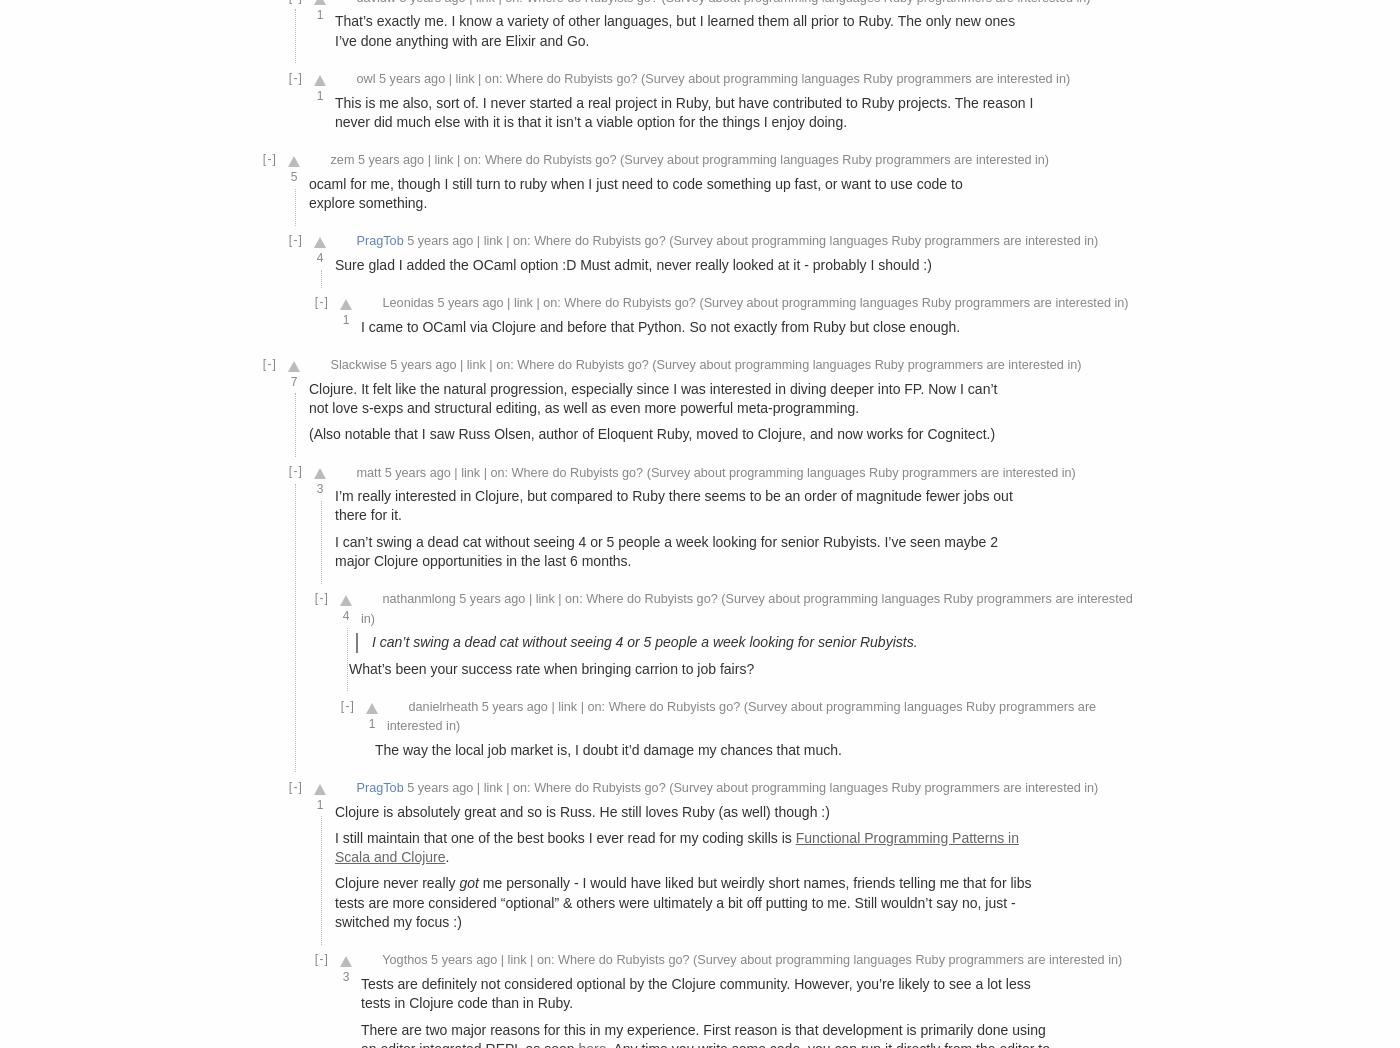 The width and height of the screenshot is (1400, 1048). What do you see at coordinates (418, 599) in the screenshot?
I see `'nathanmlong'` at bounding box center [418, 599].